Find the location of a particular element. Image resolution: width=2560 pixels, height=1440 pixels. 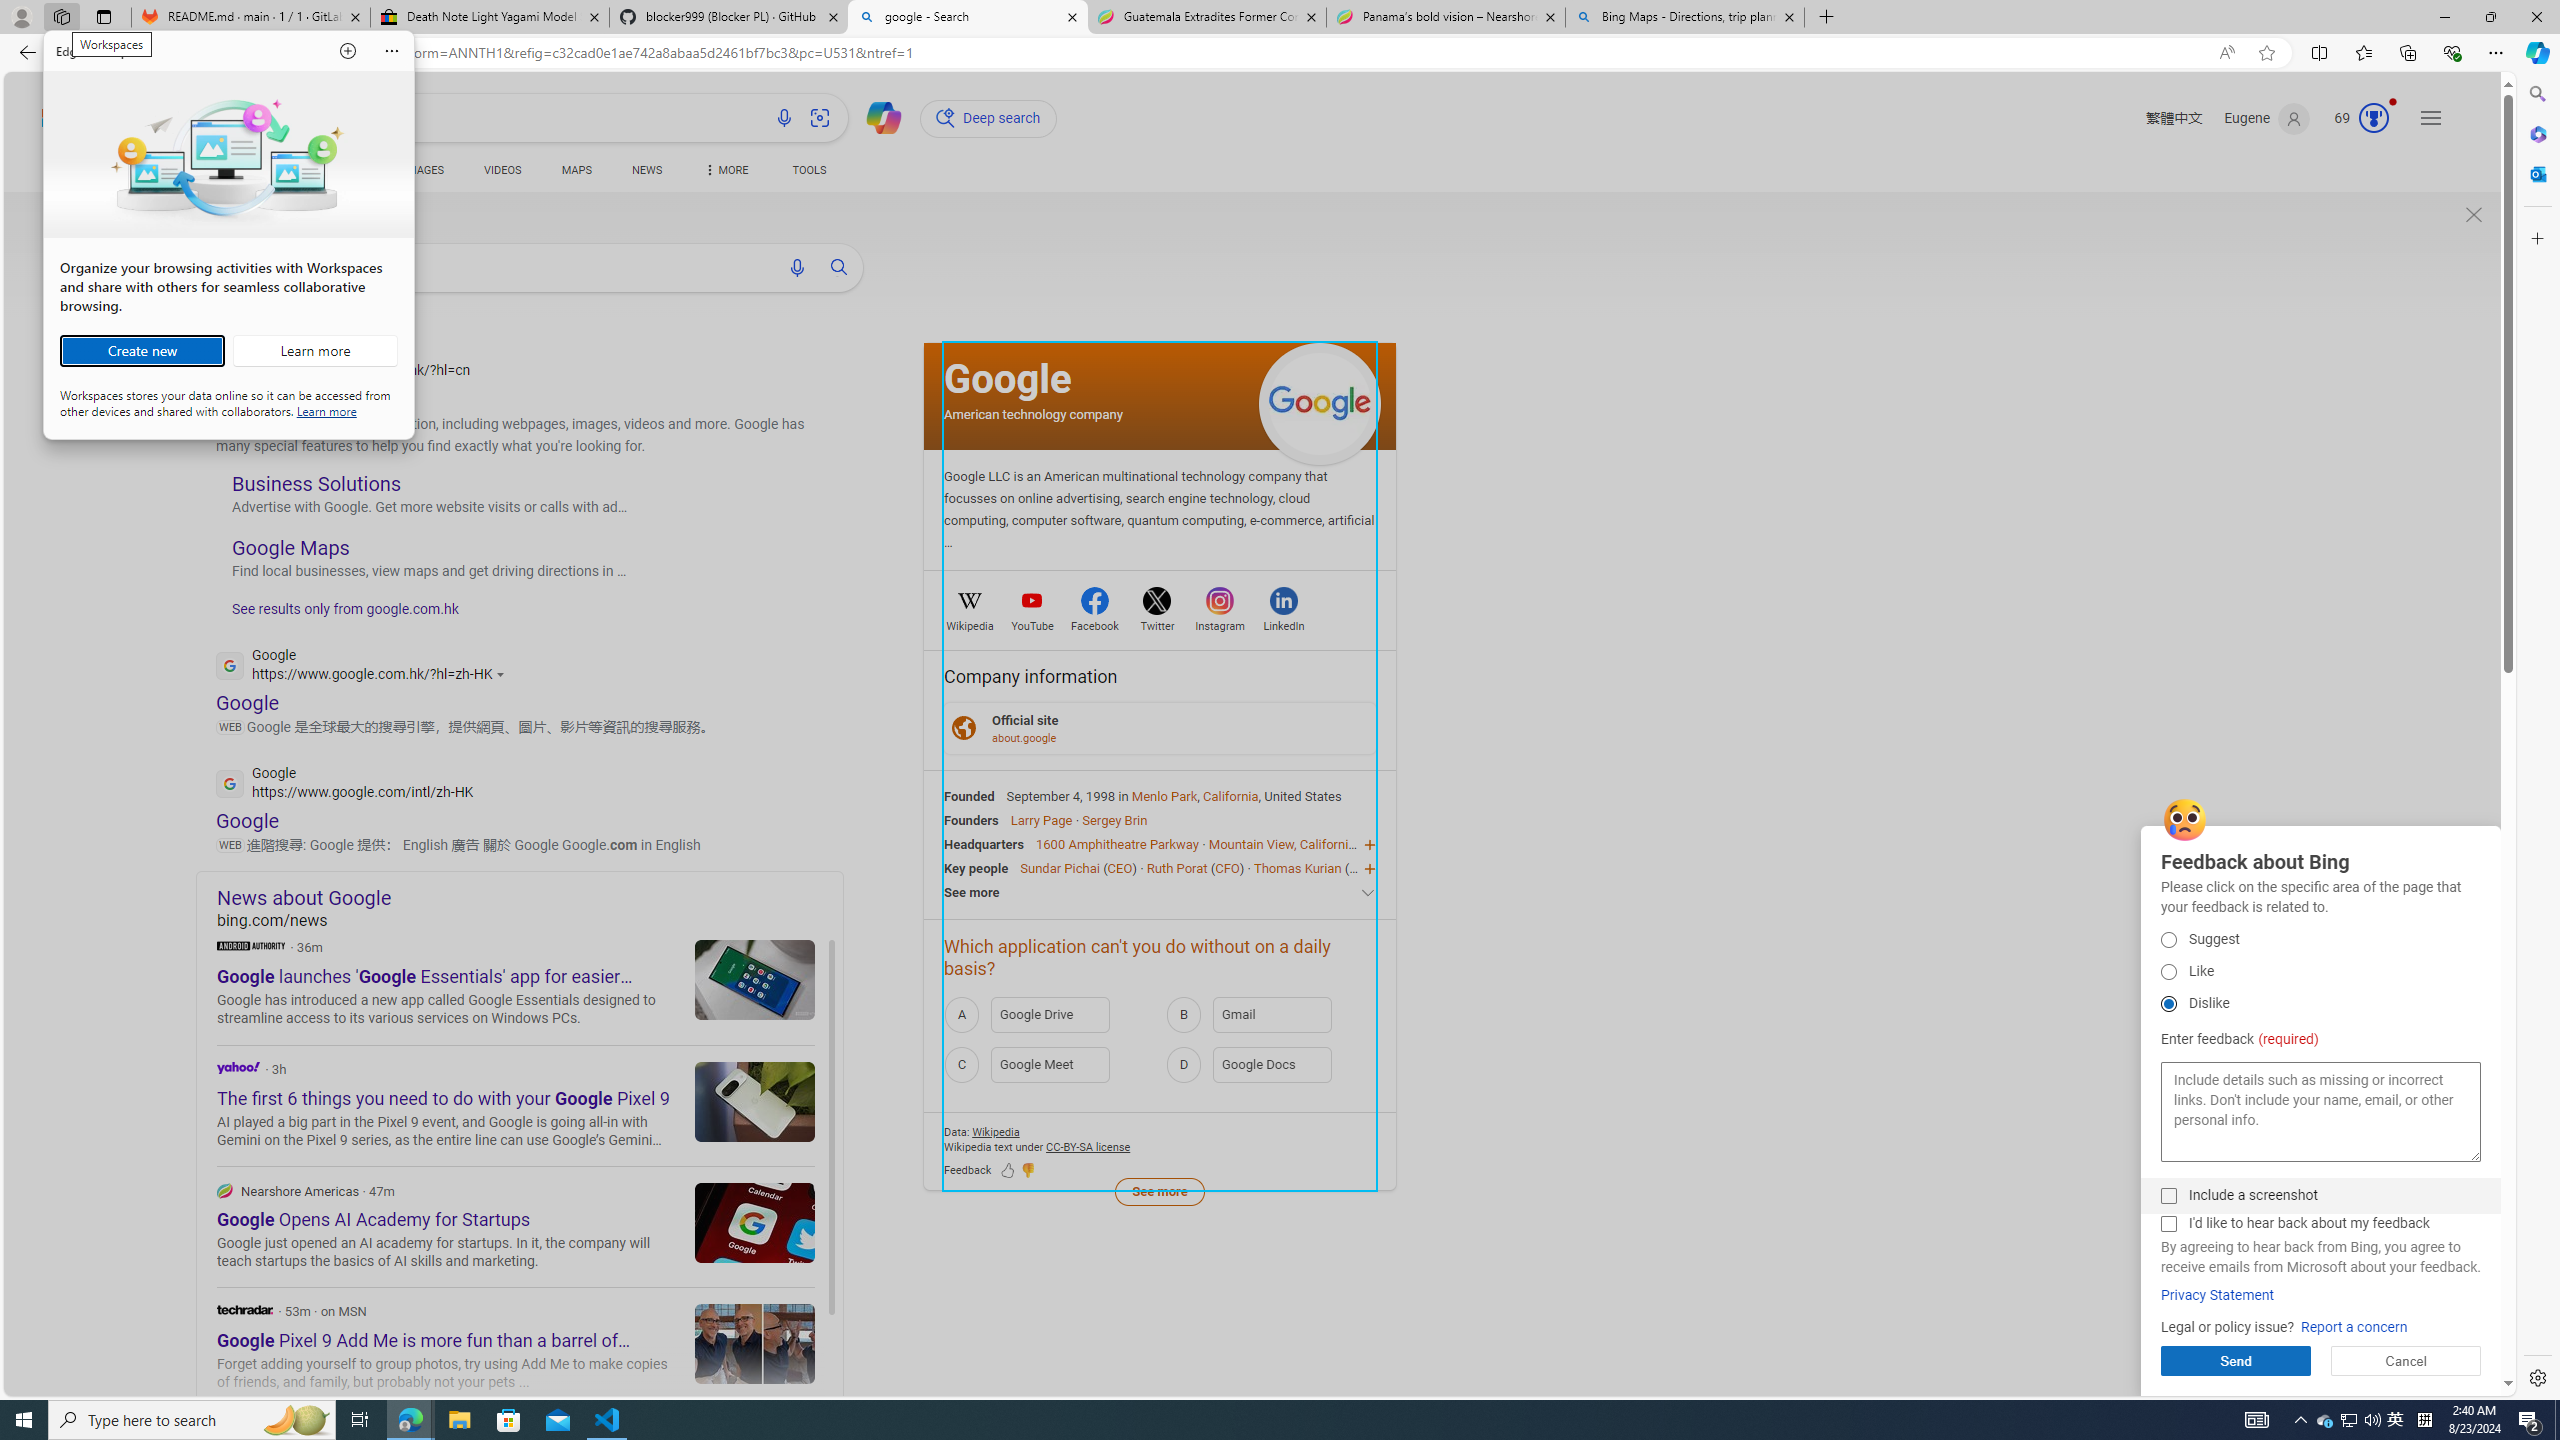

'I' is located at coordinates (2168, 1223).